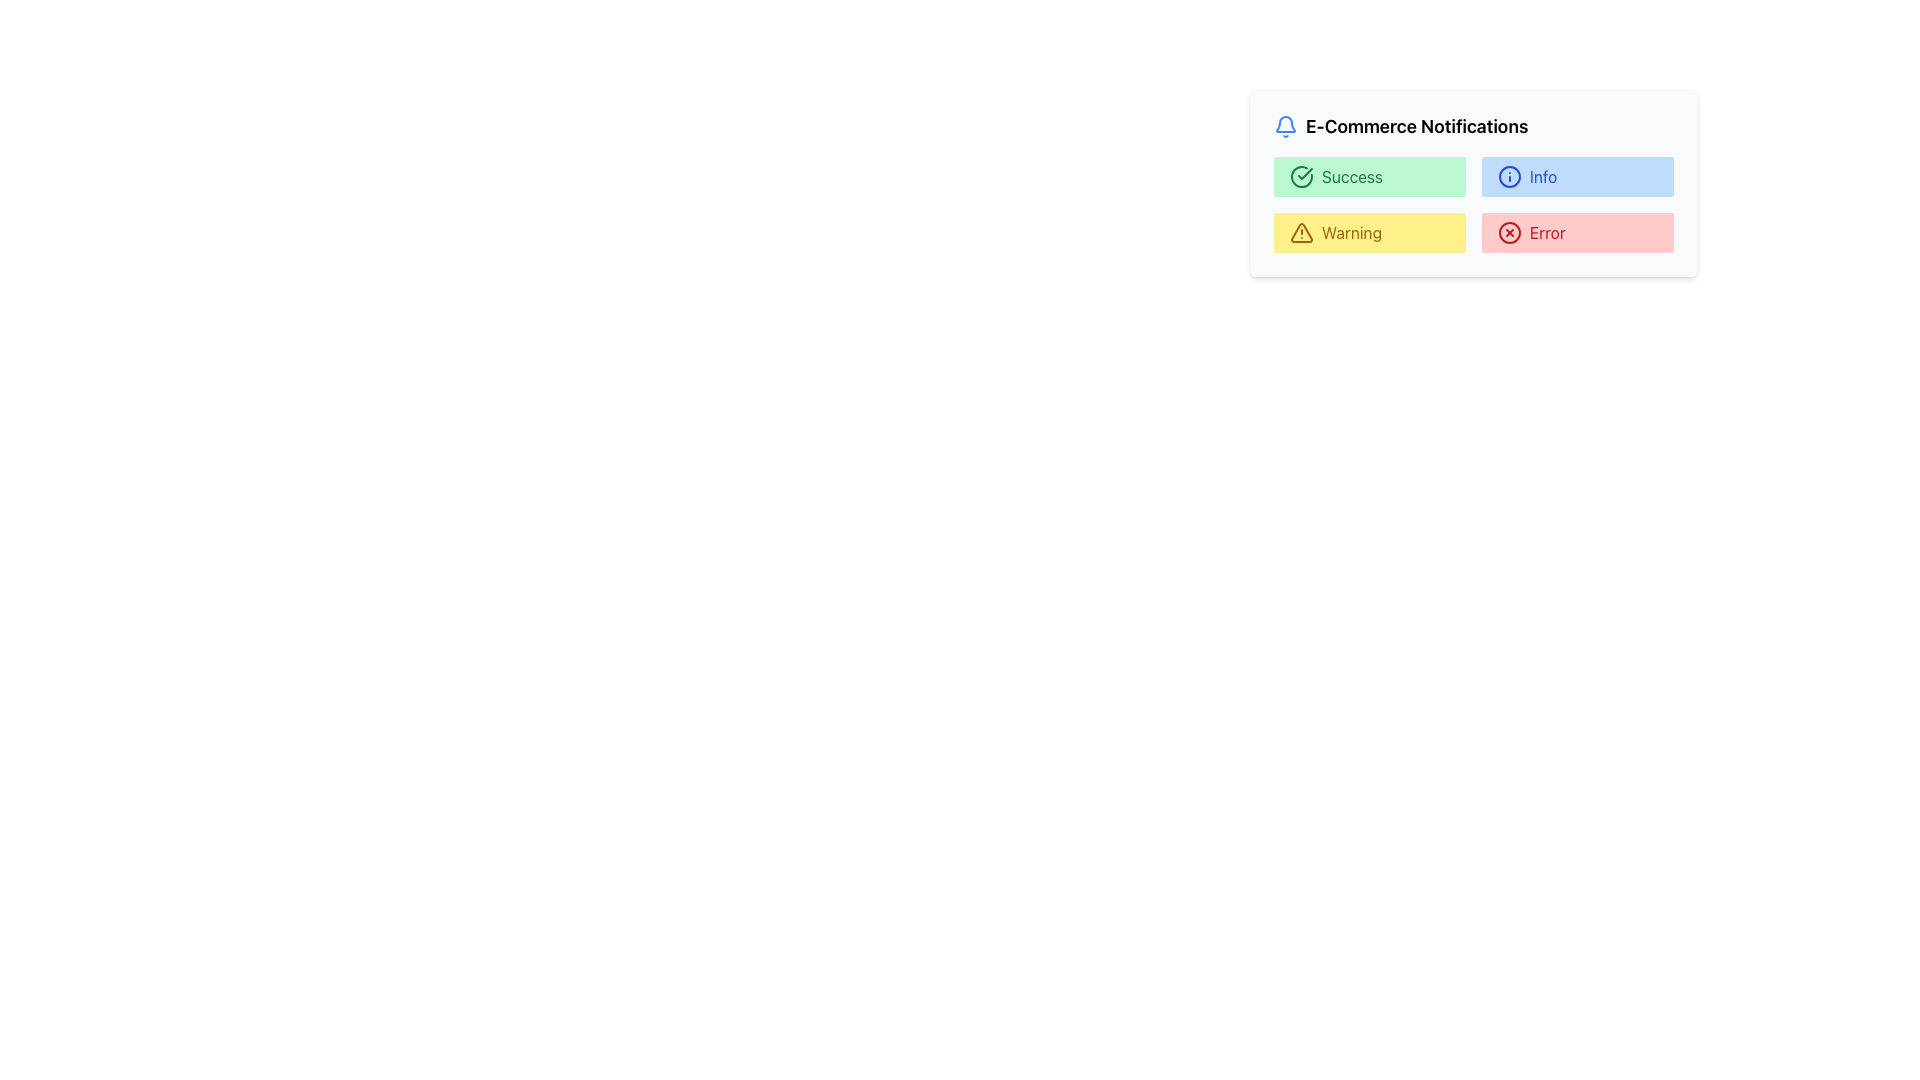 Image resolution: width=1920 pixels, height=1080 pixels. Describe the element at coordinates (1286, 124) in the screenshot. I see `the bottom part of the notification bell icon located in the top-left corner of the notification panel` at that location.